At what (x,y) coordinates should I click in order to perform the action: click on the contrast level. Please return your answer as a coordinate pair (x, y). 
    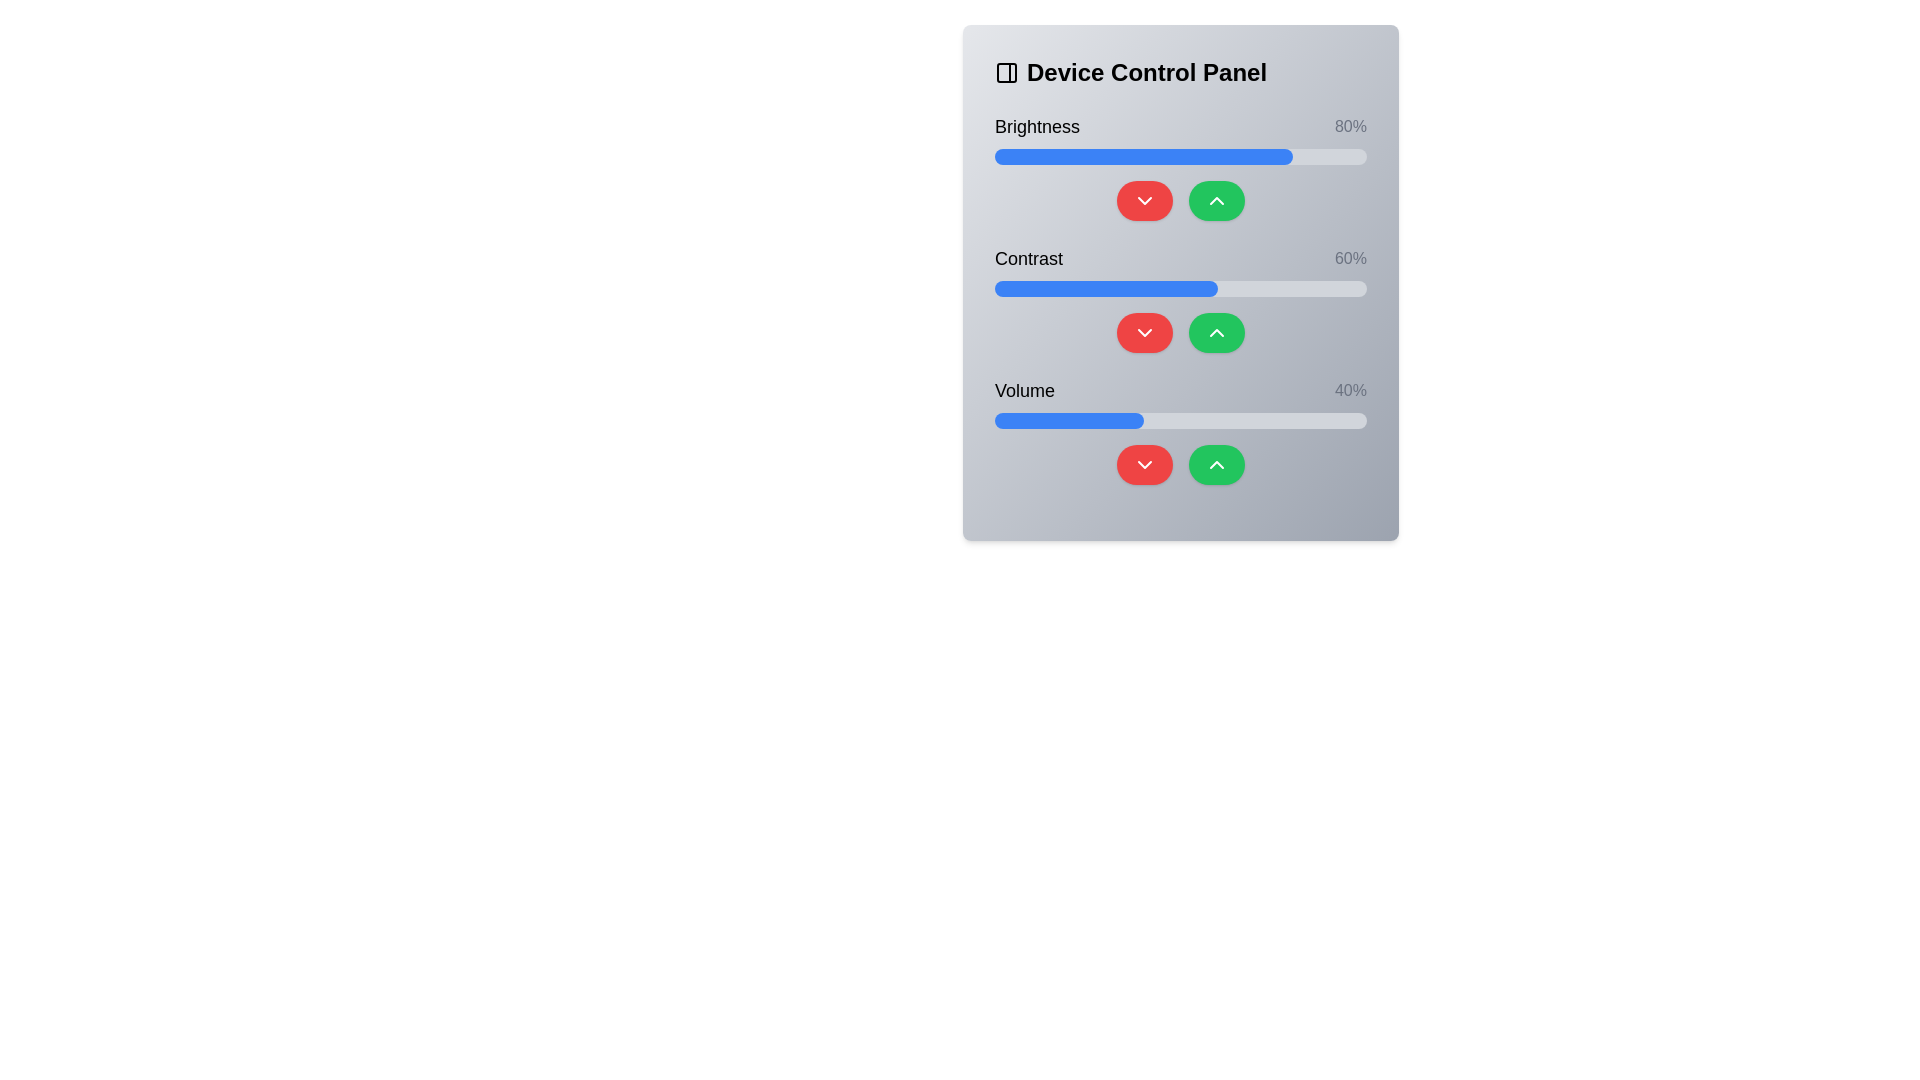
    Looking at the image, I should click on (1112, 289).